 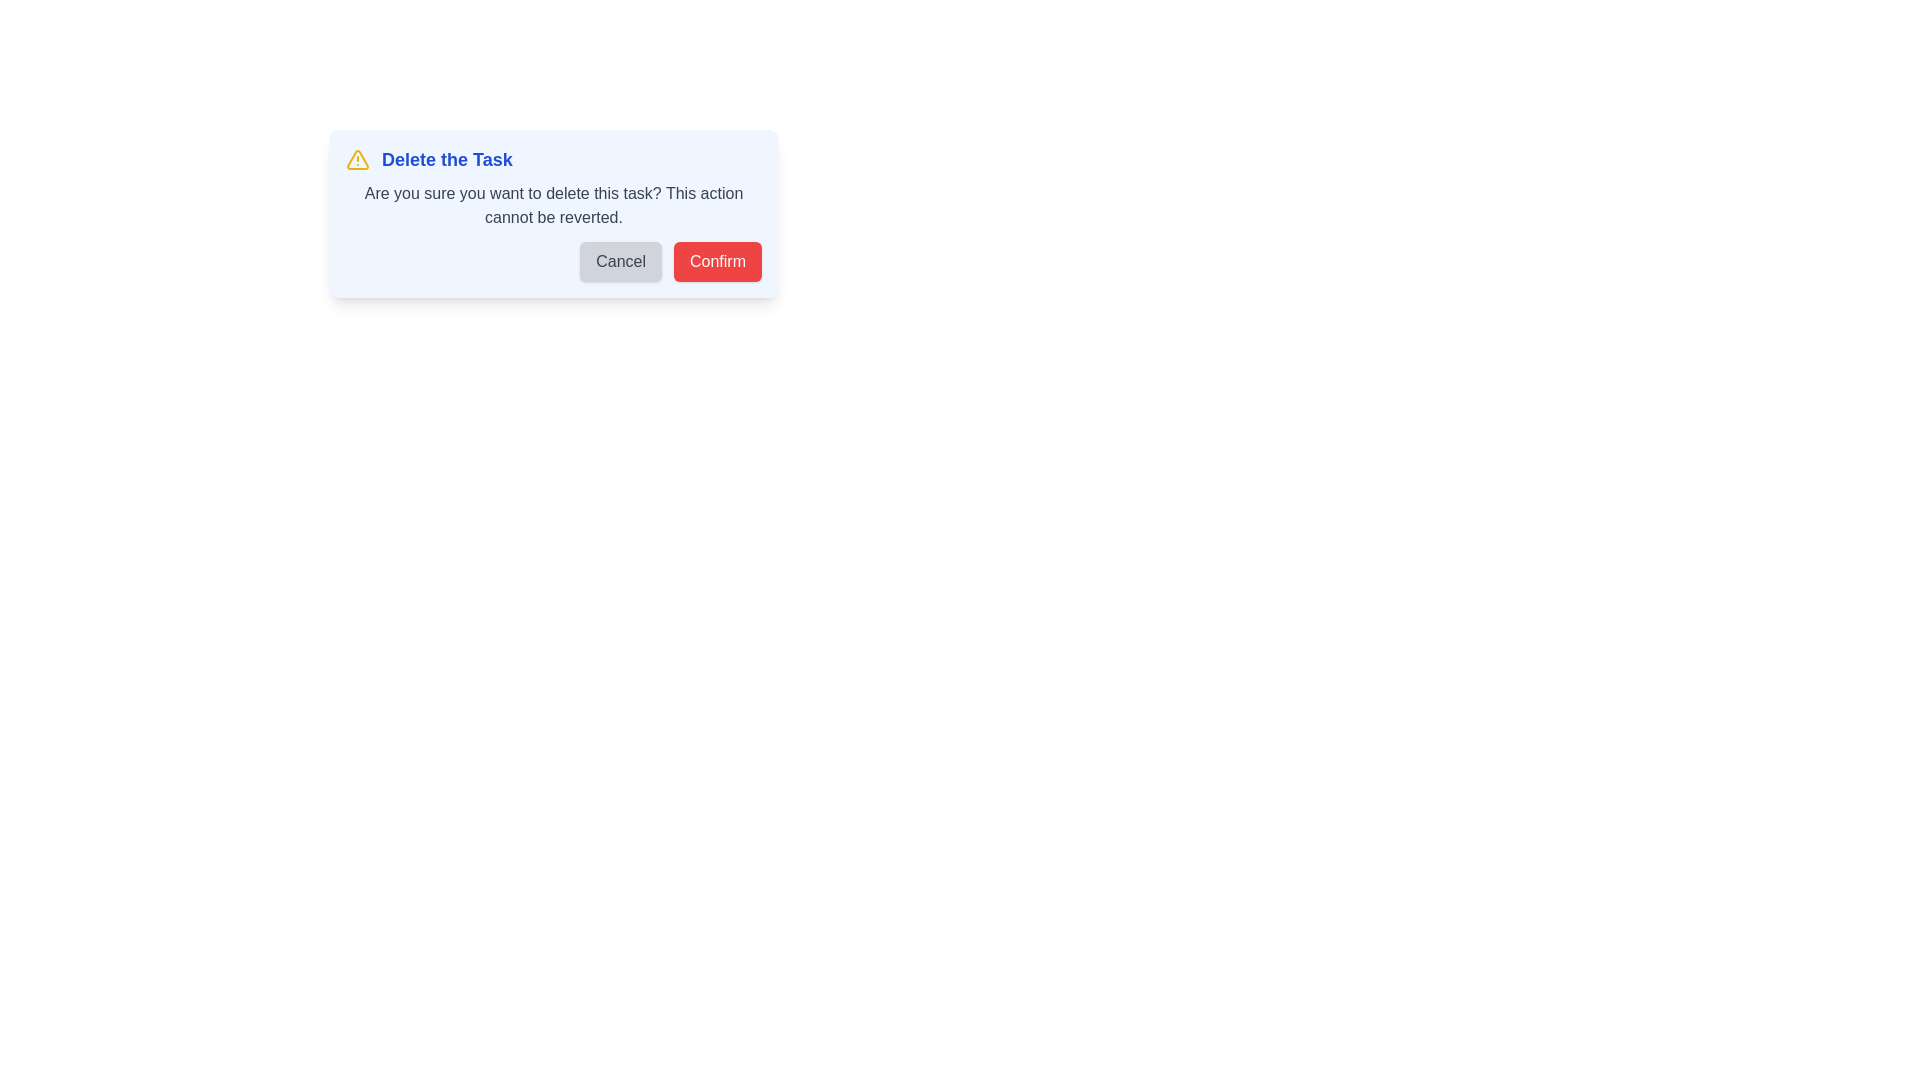 What do you see at coordinates (728, 213) in the screenshot?
I see `the 'Confirm' button in the Confirmation dialog that states 'Delete the Task' to proceed with deleting the task` at bounding box center [728, 213].